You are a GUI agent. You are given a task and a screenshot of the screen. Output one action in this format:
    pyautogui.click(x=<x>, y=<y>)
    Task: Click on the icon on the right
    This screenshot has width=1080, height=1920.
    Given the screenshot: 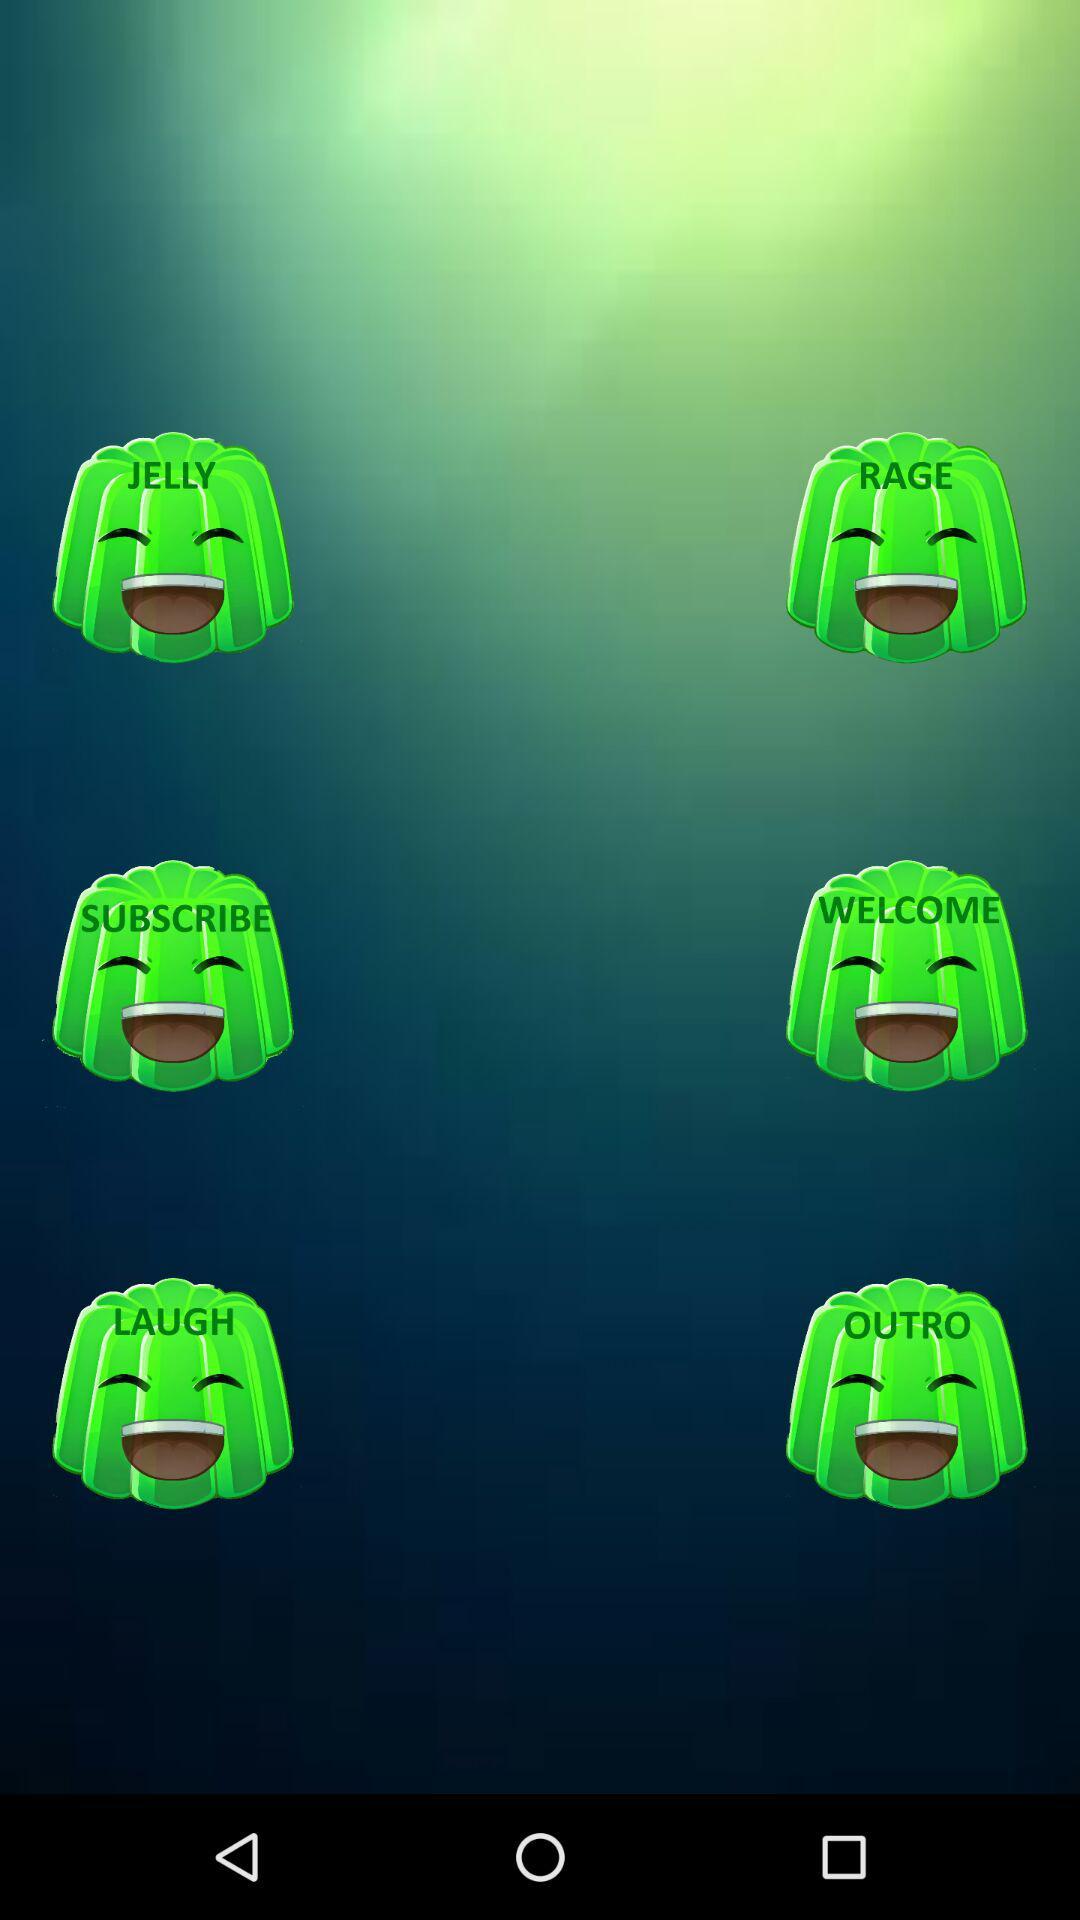 What is the action you would take?
    pyautogui.click(x=906, y=977)
    